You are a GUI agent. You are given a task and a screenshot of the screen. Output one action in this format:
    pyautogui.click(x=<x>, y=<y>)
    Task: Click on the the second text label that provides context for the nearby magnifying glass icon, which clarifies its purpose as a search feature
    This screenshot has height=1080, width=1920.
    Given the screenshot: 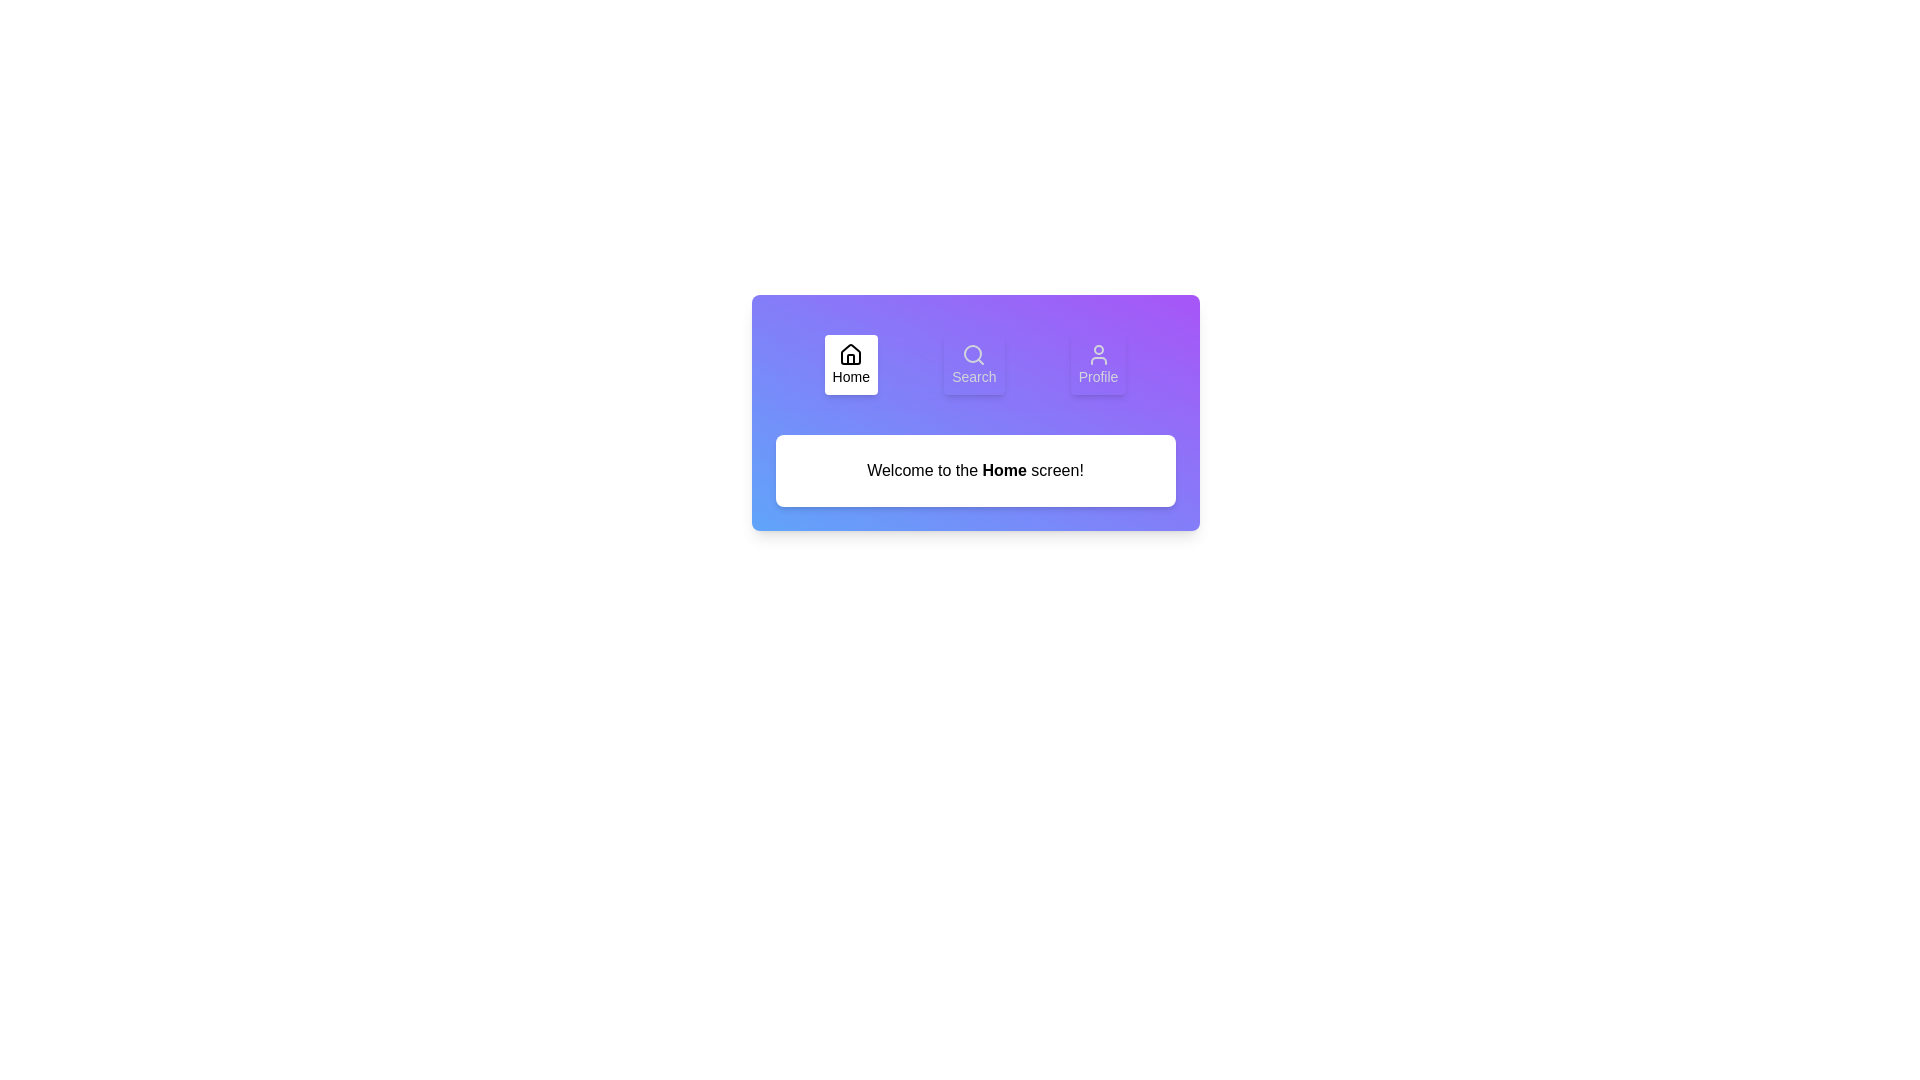 What is the action you would take?
    pyautogui.click(x=974, y=377)
    